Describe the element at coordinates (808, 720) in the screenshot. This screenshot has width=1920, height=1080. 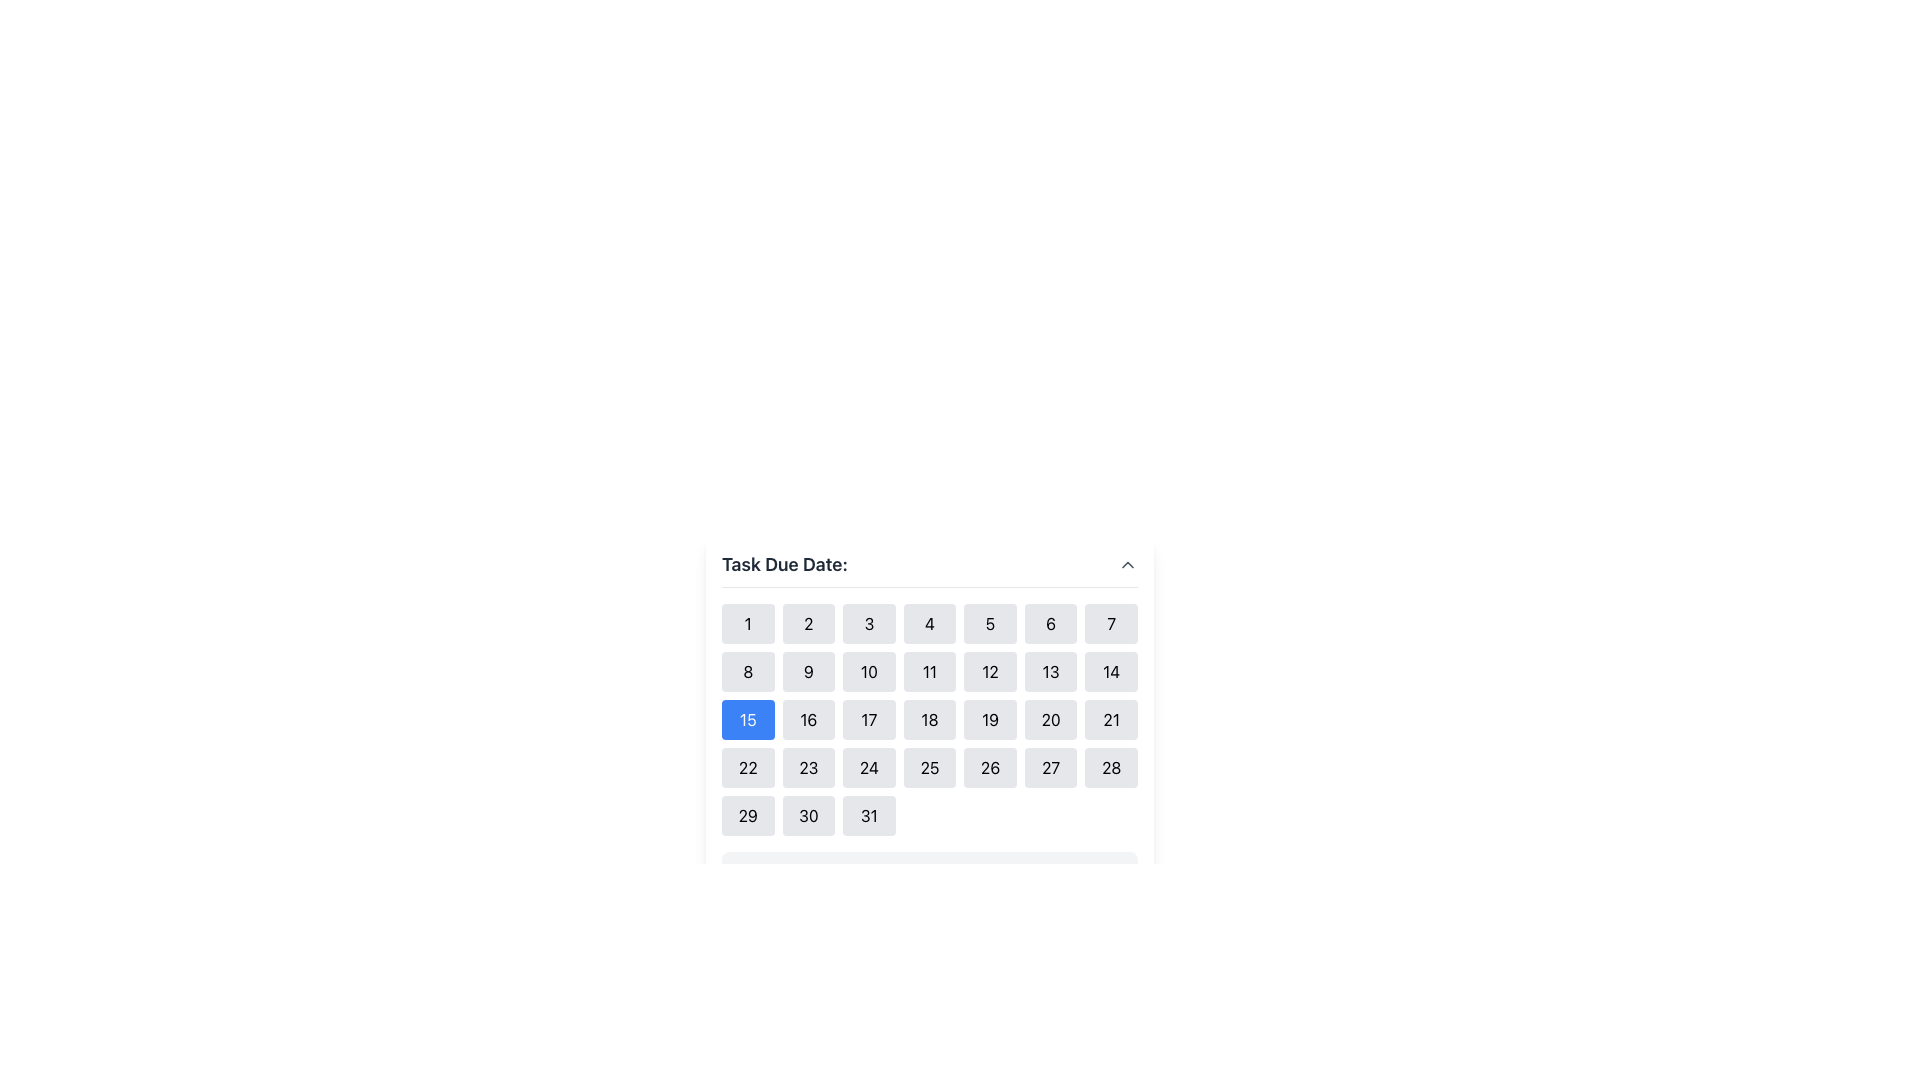
I see `the button displaying the number '16' to trigger its hover effect, which changes the background color to blue` at that location.